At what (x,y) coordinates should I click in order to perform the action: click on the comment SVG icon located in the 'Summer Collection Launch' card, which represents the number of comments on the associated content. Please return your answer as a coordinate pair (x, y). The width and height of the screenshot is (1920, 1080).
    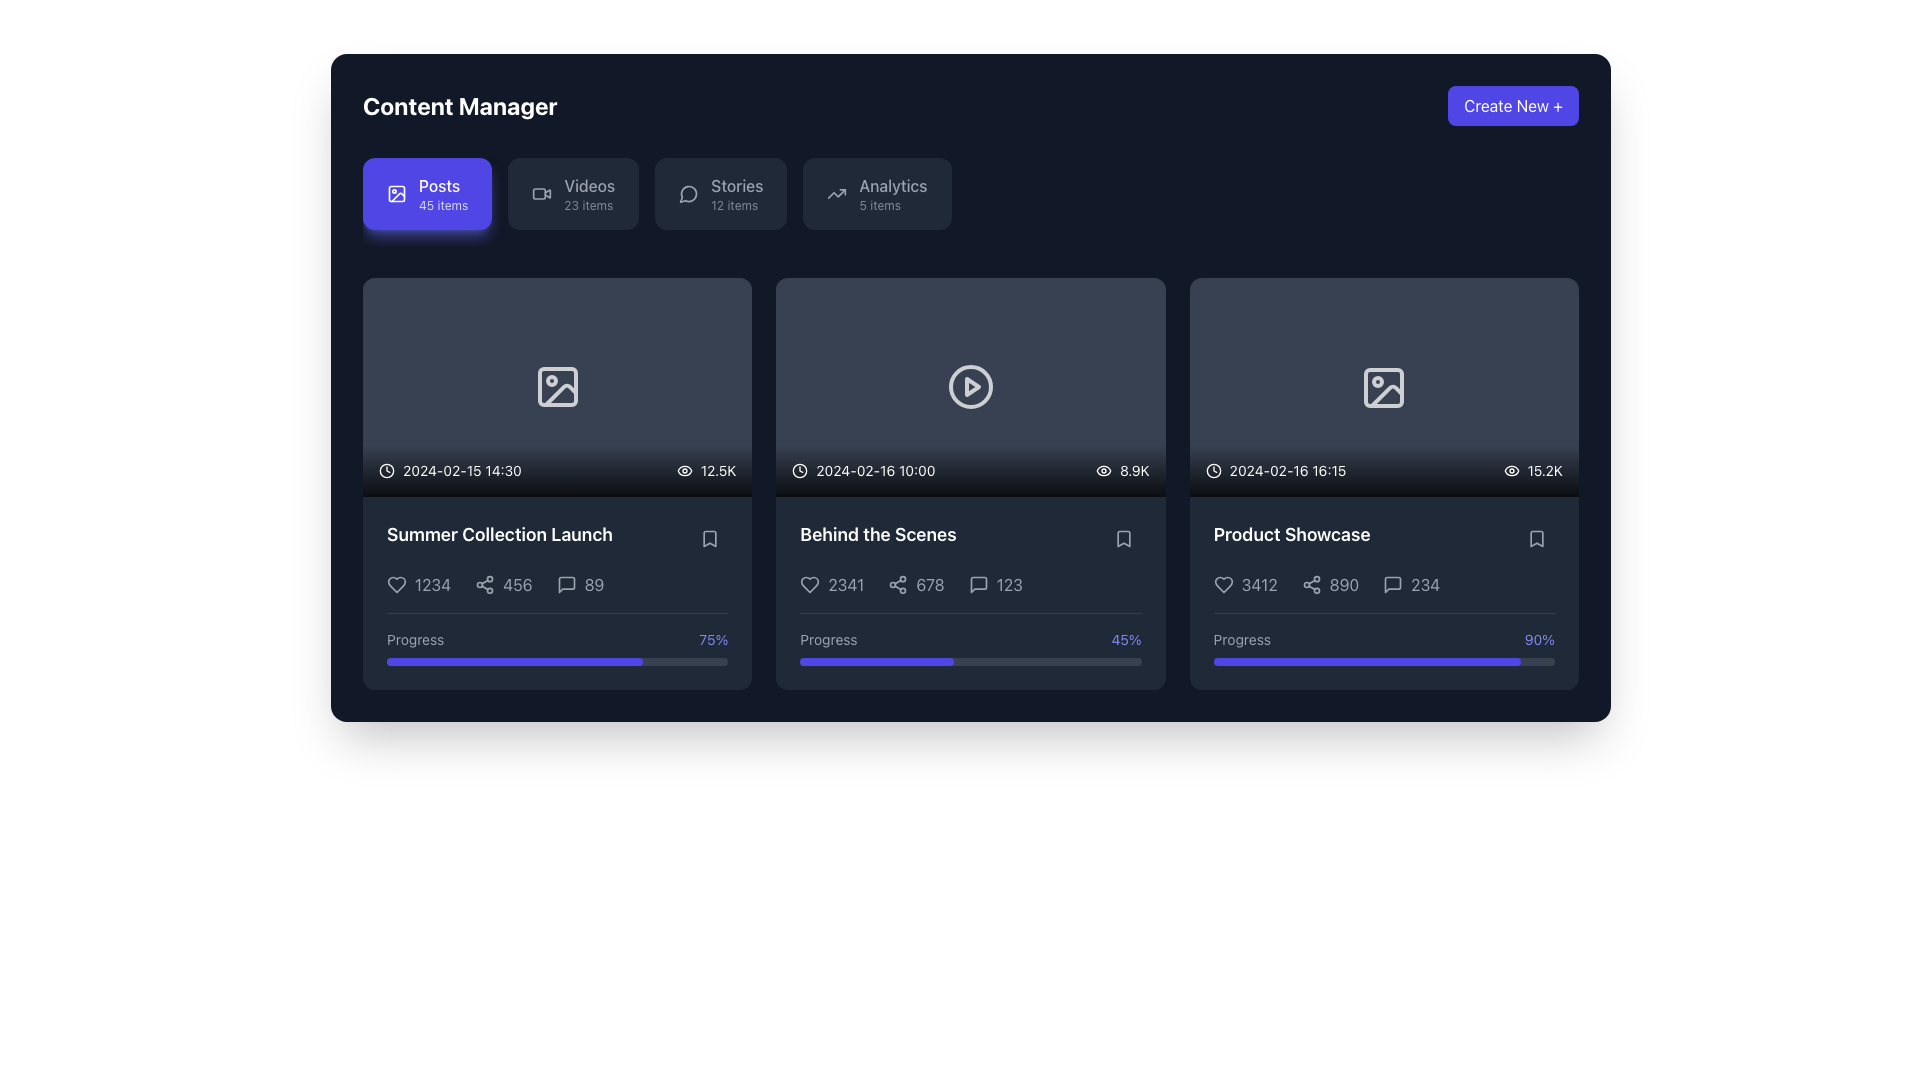
    Looking at the image, I should click on (565, 584).